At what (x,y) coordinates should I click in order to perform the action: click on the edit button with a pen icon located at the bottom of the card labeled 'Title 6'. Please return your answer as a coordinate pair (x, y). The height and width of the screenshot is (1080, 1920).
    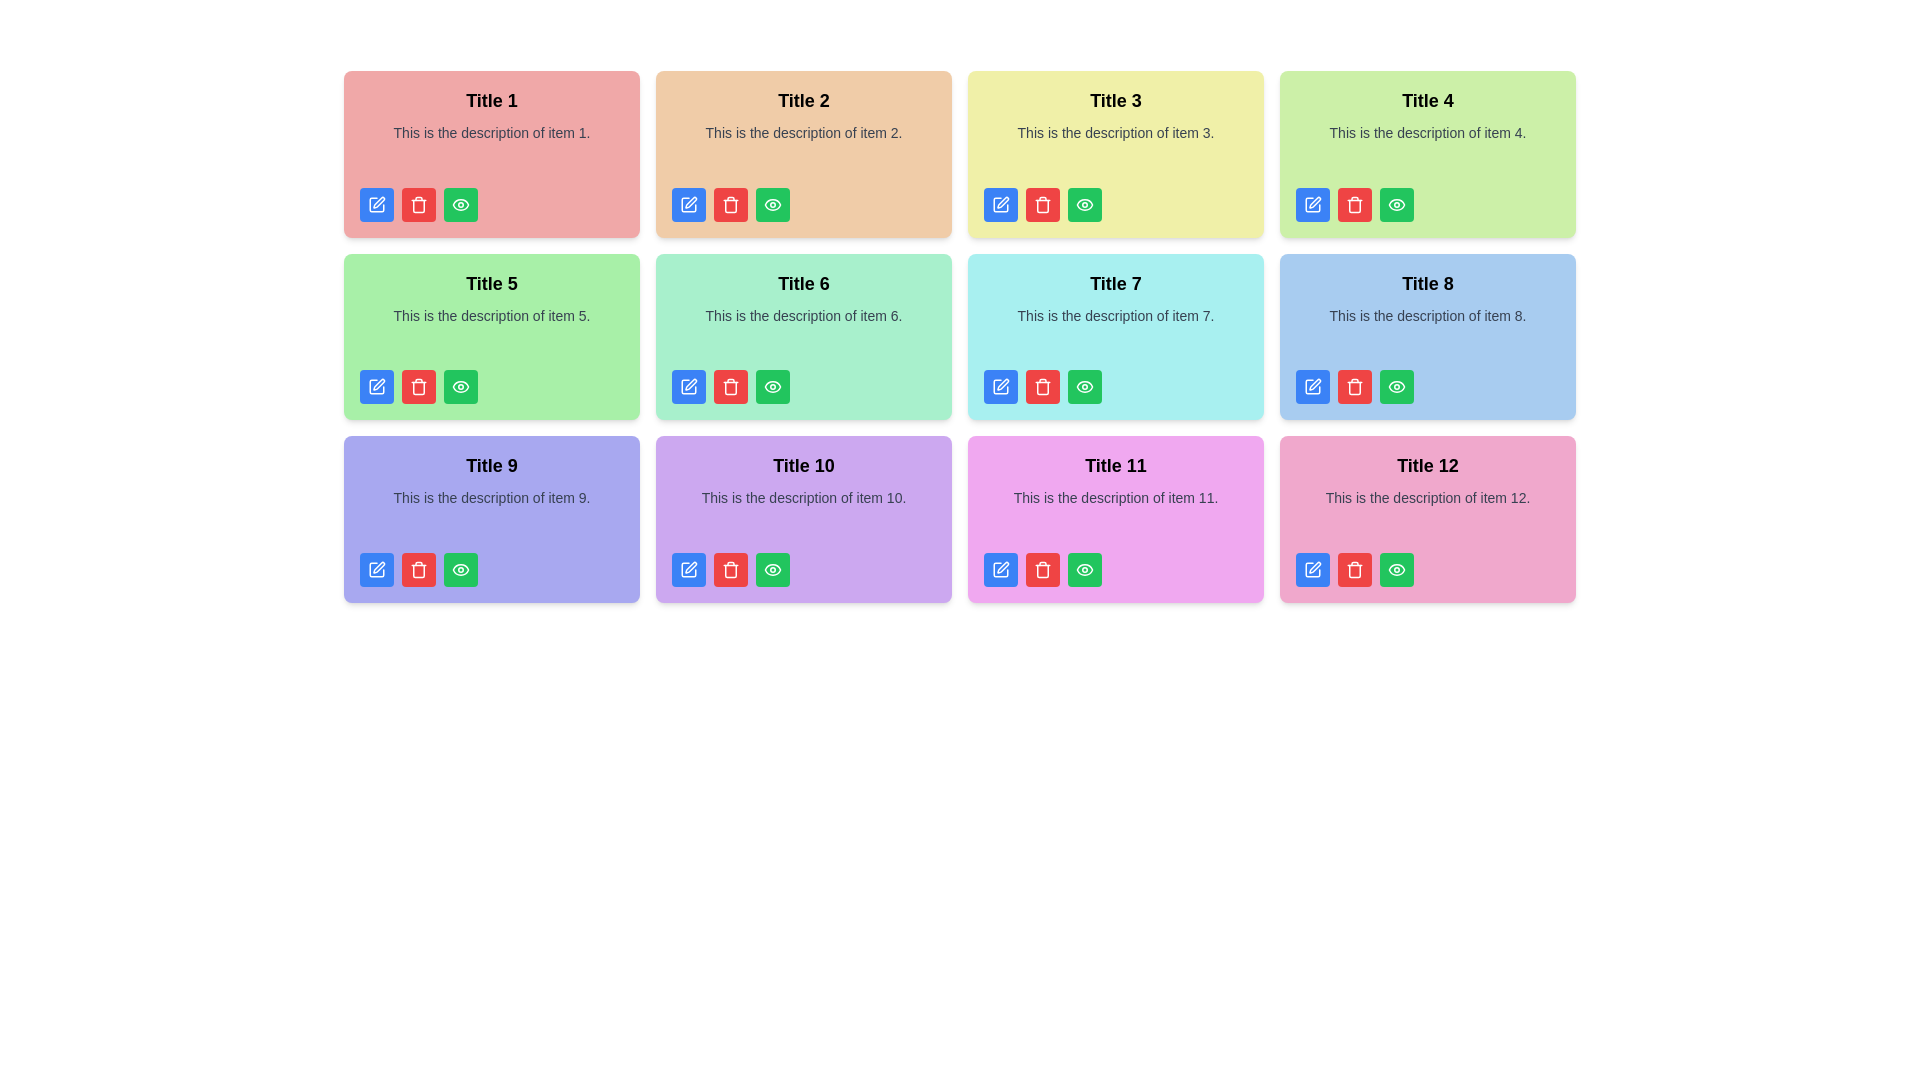
    Looking at the image, I should click on (689, 386).